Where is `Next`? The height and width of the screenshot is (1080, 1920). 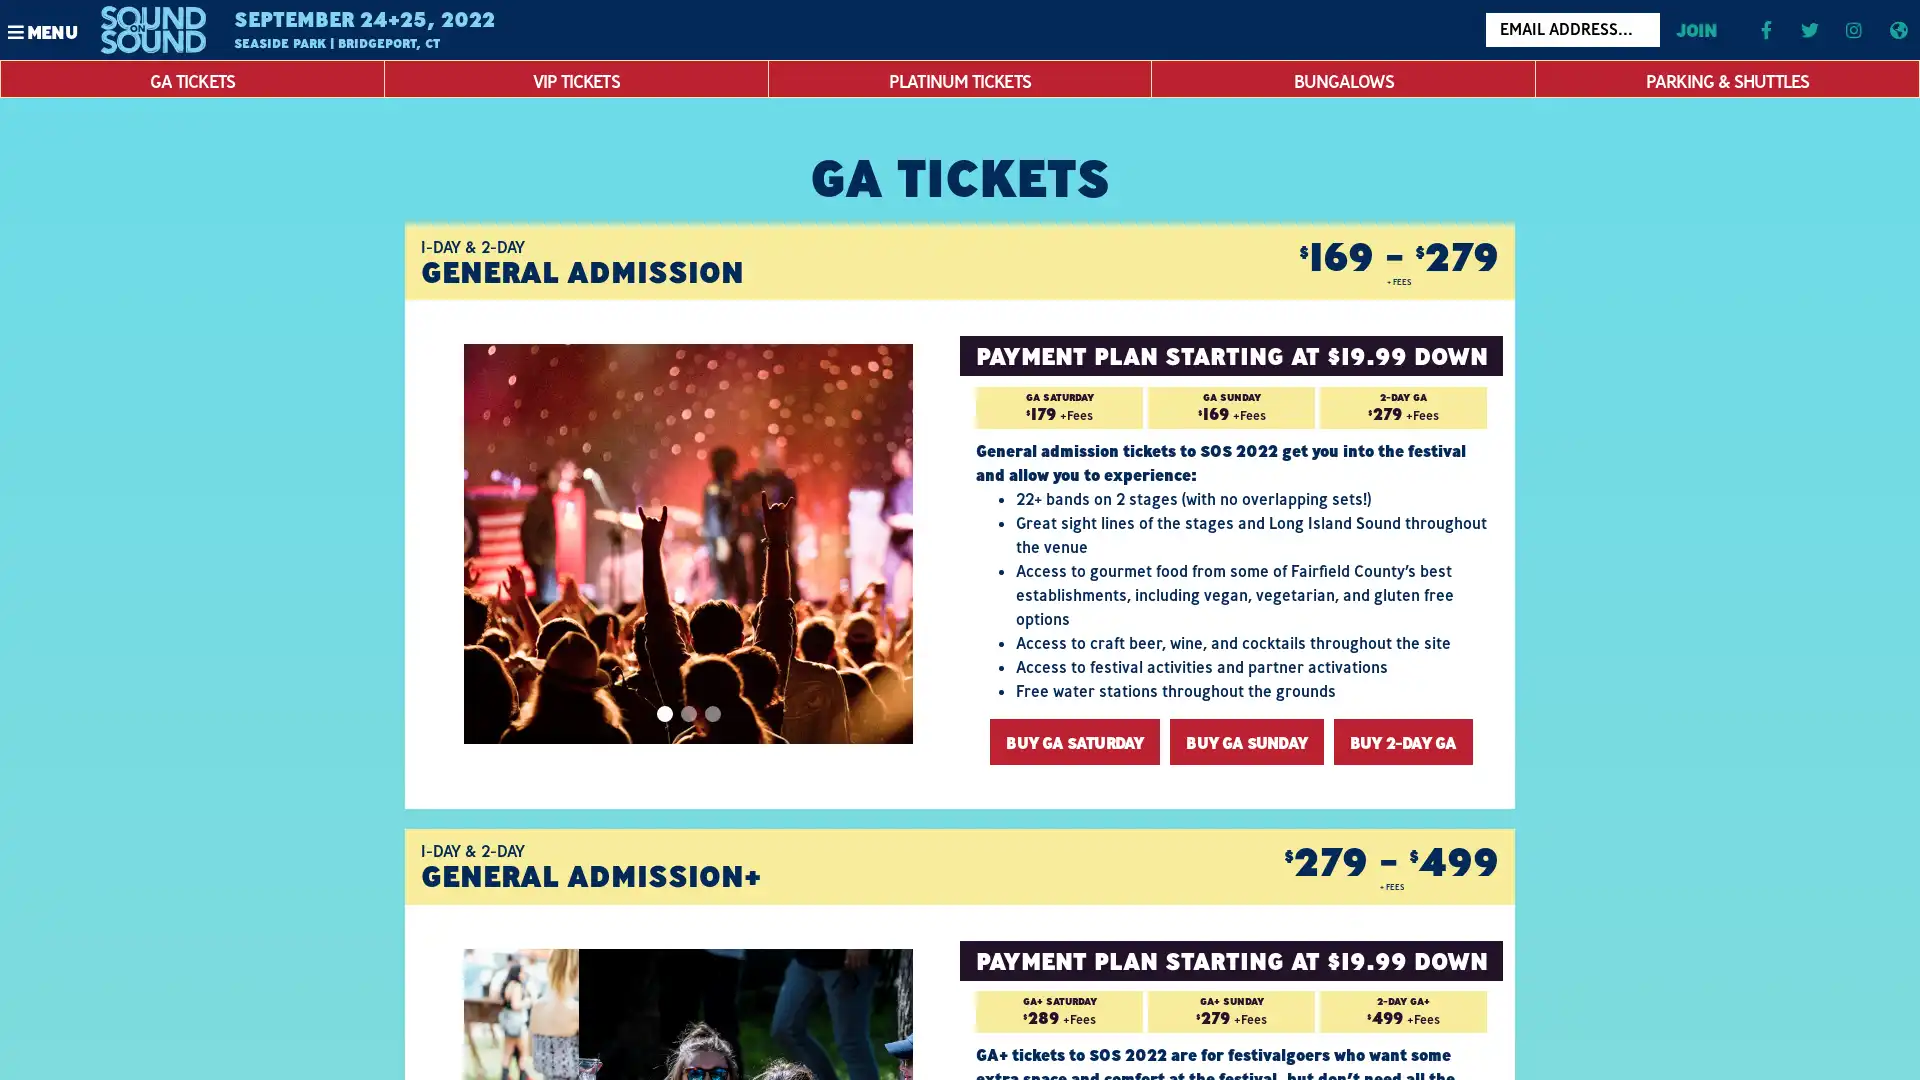
Next is located at coordinates (880, 543).